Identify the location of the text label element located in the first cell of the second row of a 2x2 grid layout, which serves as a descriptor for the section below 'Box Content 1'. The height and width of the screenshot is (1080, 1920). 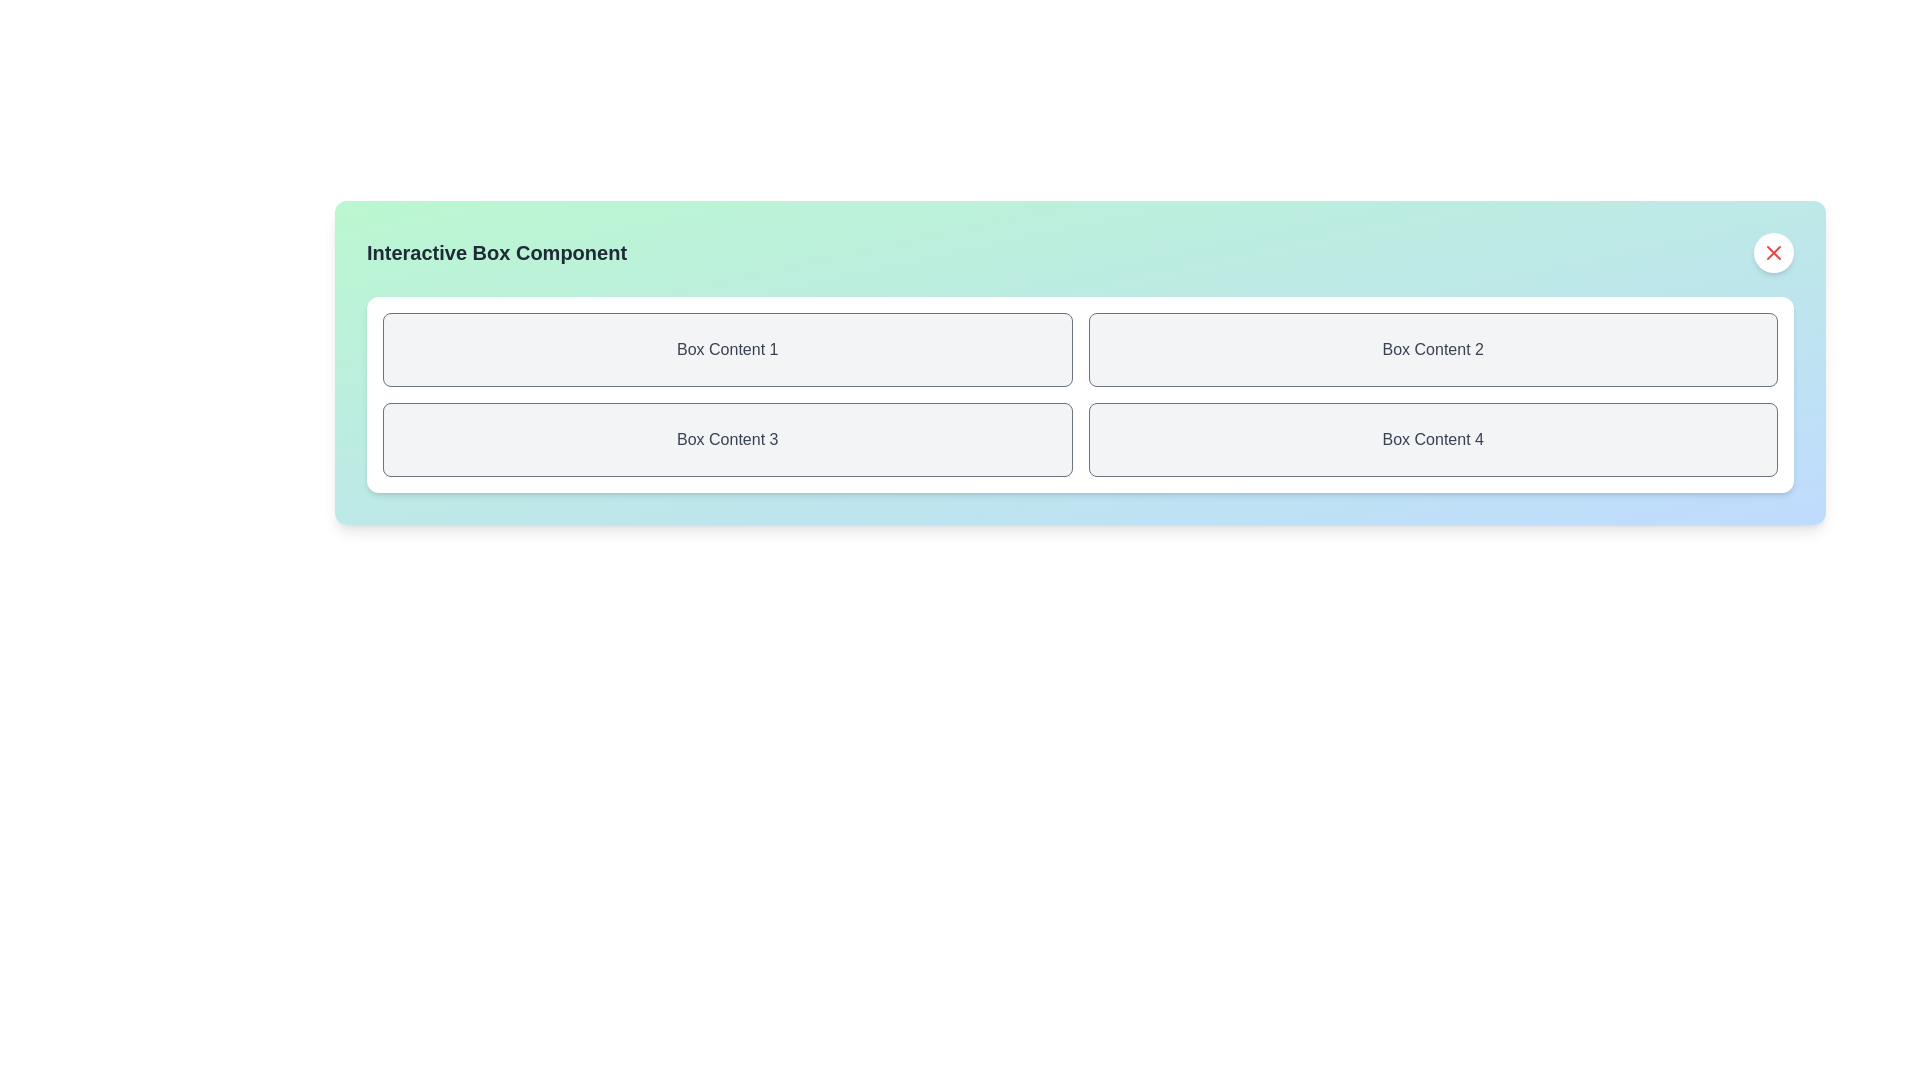
(726, 438).